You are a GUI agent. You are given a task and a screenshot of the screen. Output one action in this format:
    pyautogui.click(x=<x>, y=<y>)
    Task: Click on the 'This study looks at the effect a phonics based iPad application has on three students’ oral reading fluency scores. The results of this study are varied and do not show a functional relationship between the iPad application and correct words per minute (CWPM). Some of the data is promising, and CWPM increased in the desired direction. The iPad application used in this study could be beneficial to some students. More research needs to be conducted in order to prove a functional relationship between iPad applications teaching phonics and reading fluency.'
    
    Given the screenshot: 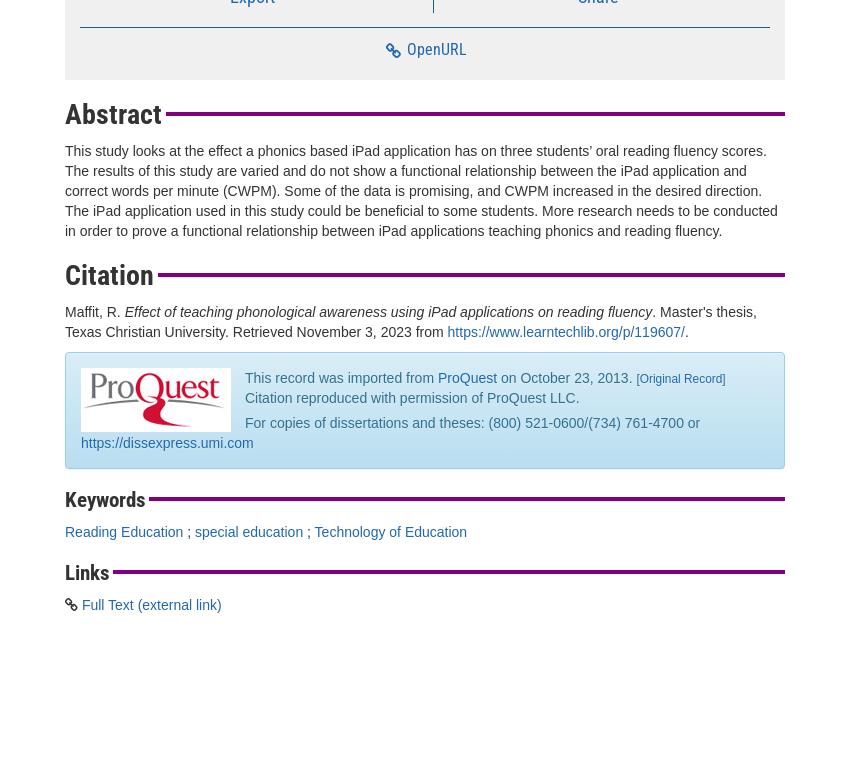 What is the action you would take?
    pyautogui.click(x=421, y=189)
    